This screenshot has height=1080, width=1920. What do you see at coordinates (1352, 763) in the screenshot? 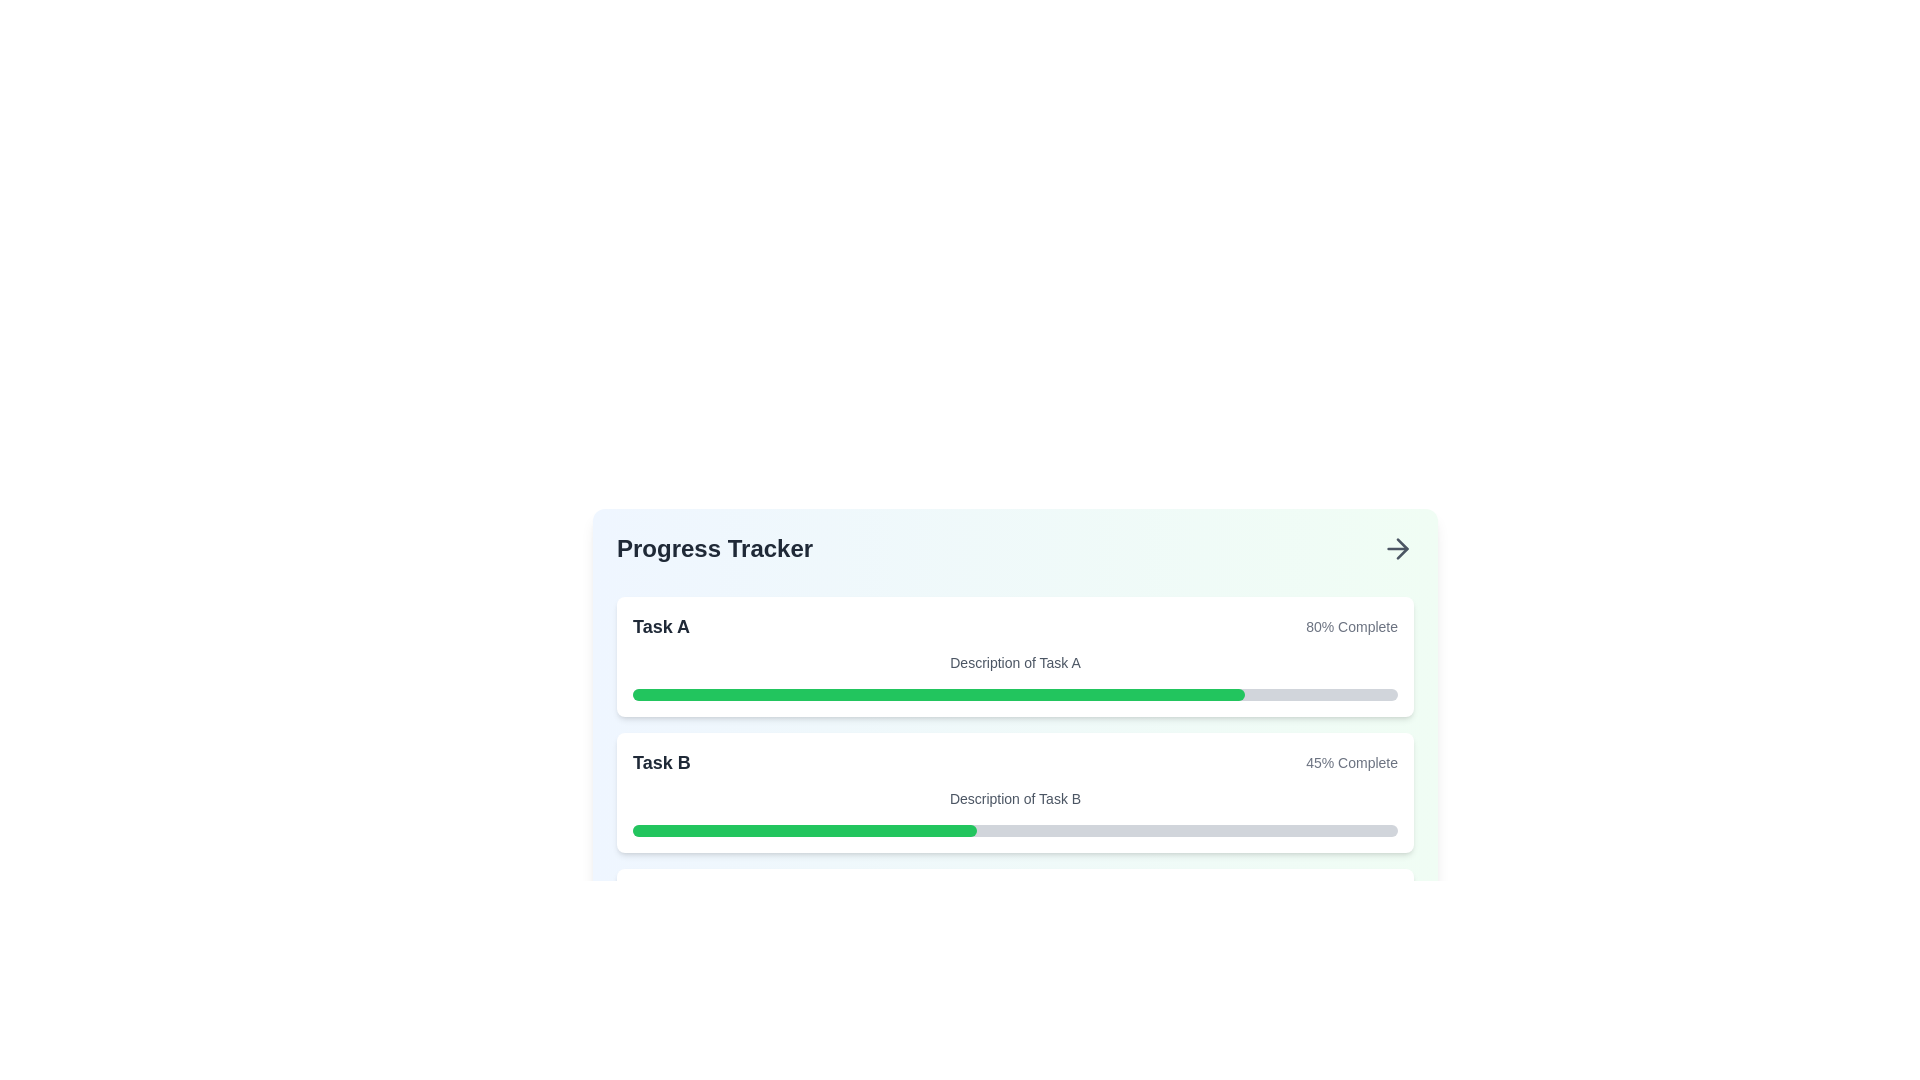
I see `the Text Label displaying '45% Complete' that indicates the progress of 'Task B'` at bounding box center [1352, 763].